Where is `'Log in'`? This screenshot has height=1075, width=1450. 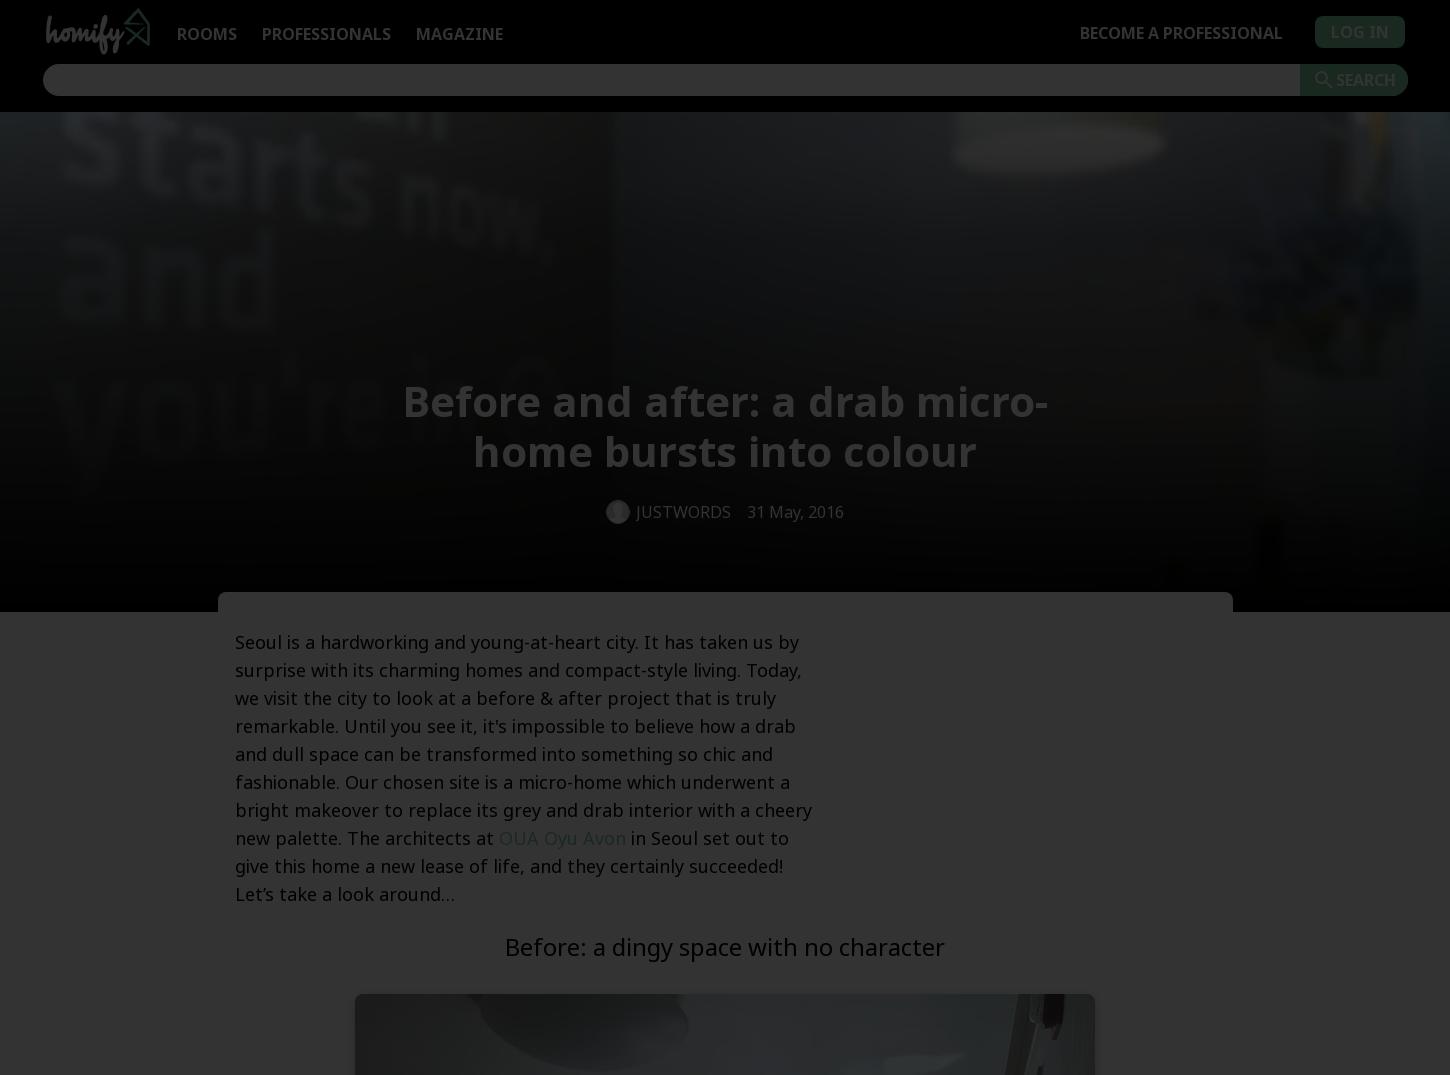 'Log in' is located at coordinates (1357, 31).